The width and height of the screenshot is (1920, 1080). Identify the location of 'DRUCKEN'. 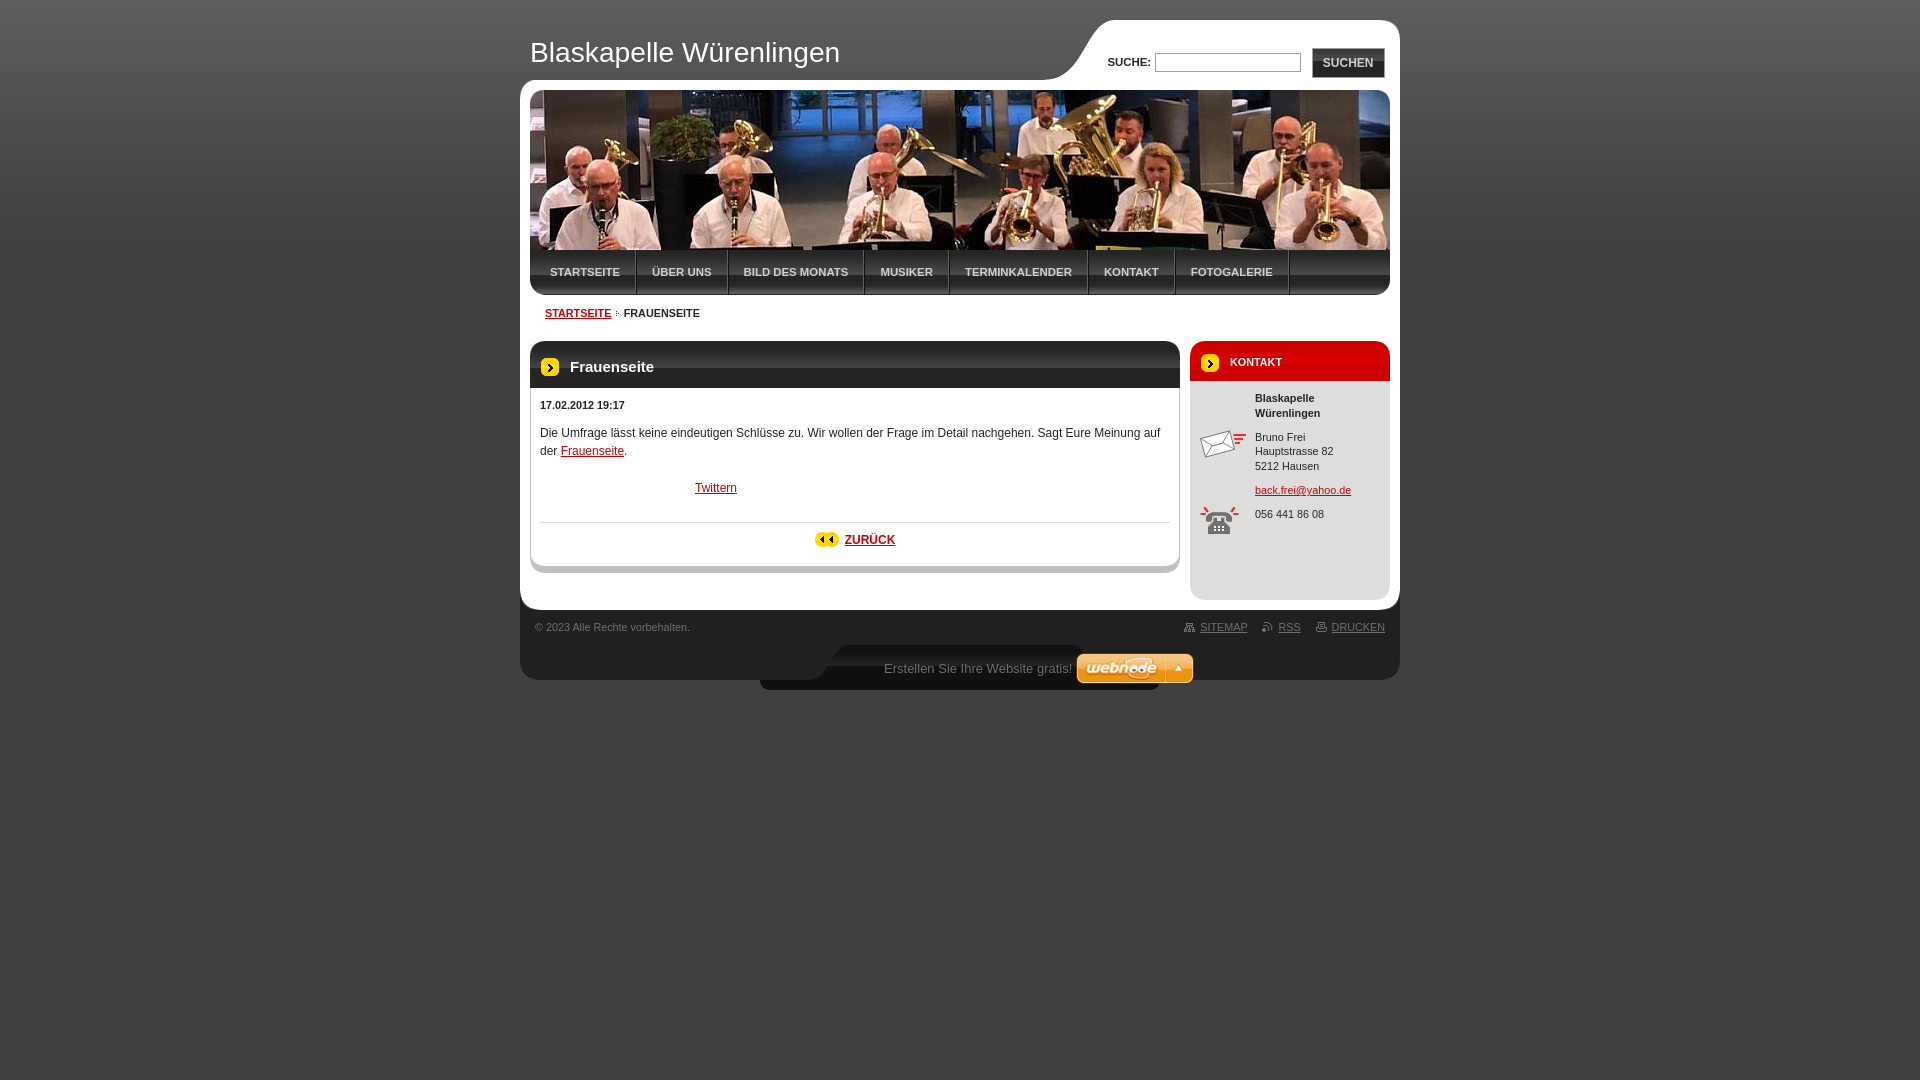
(1350, 626).